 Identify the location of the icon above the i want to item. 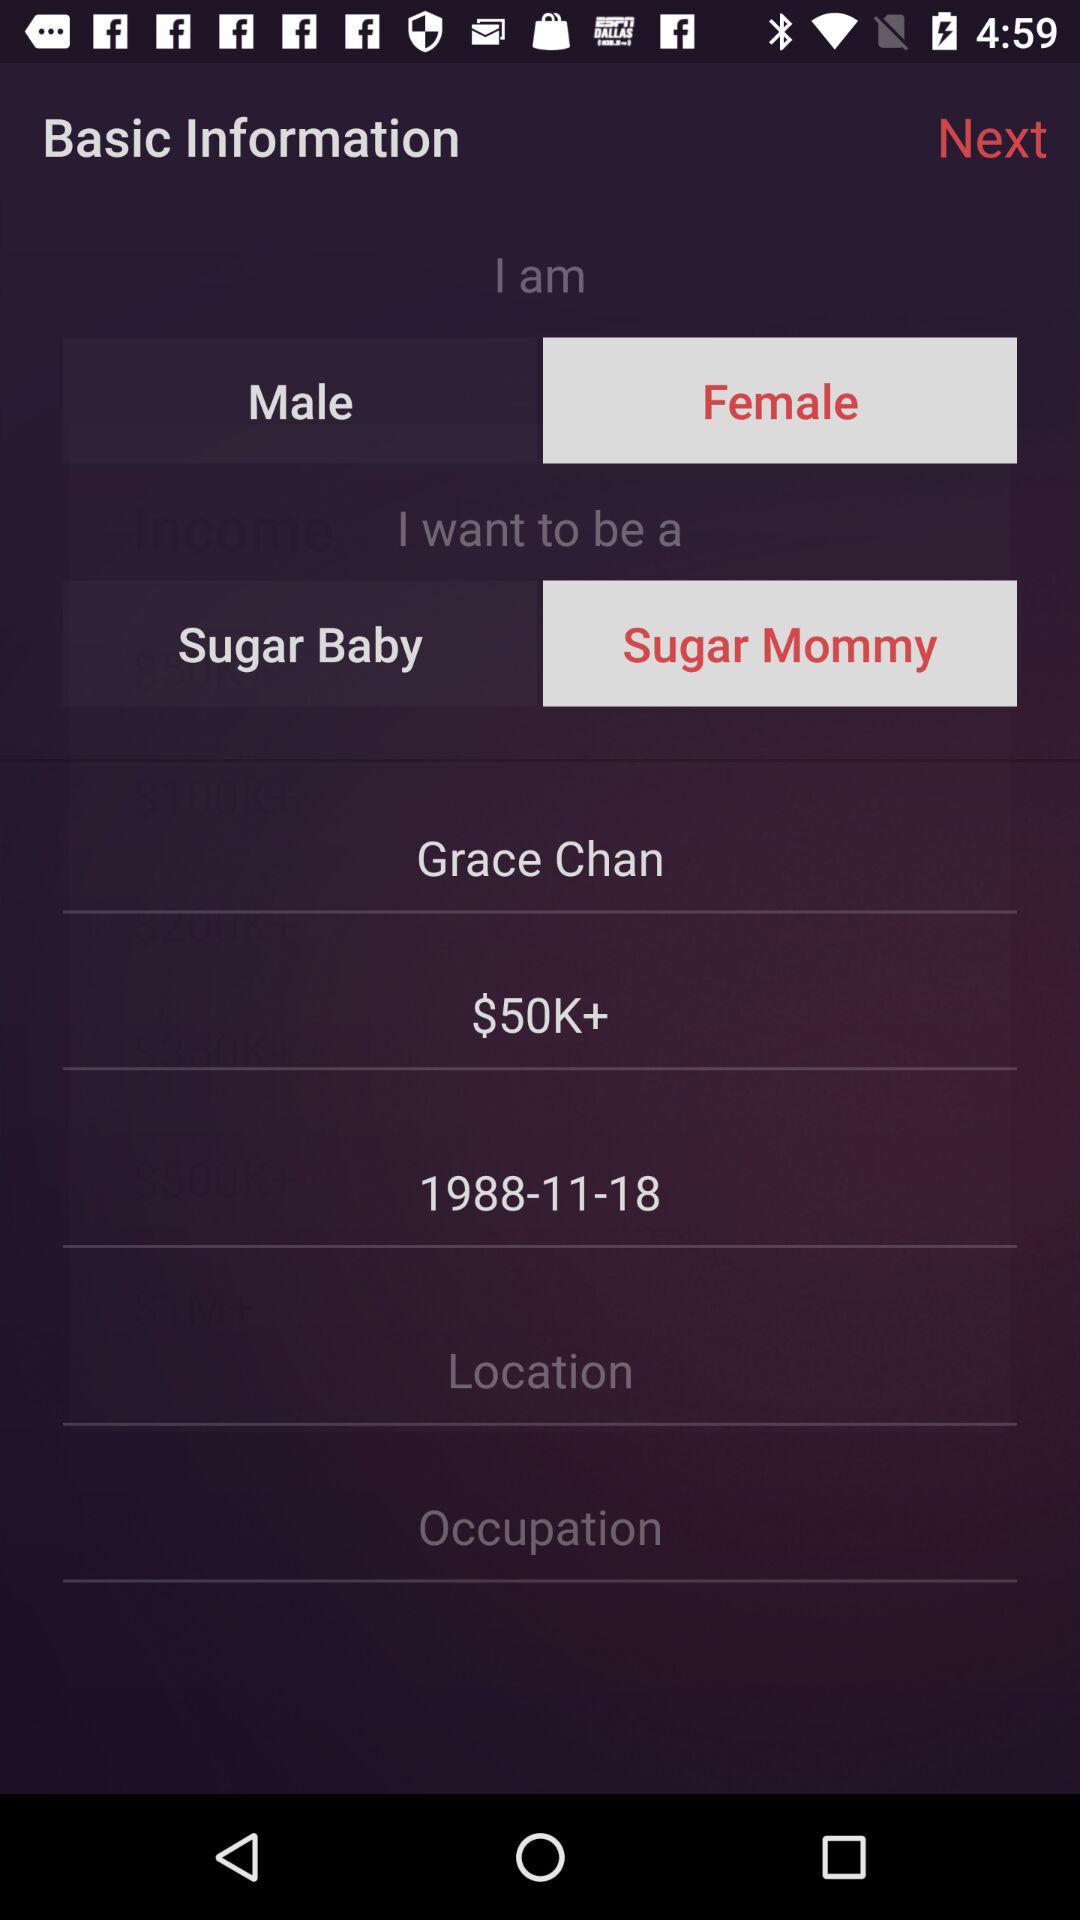
(300, 400).